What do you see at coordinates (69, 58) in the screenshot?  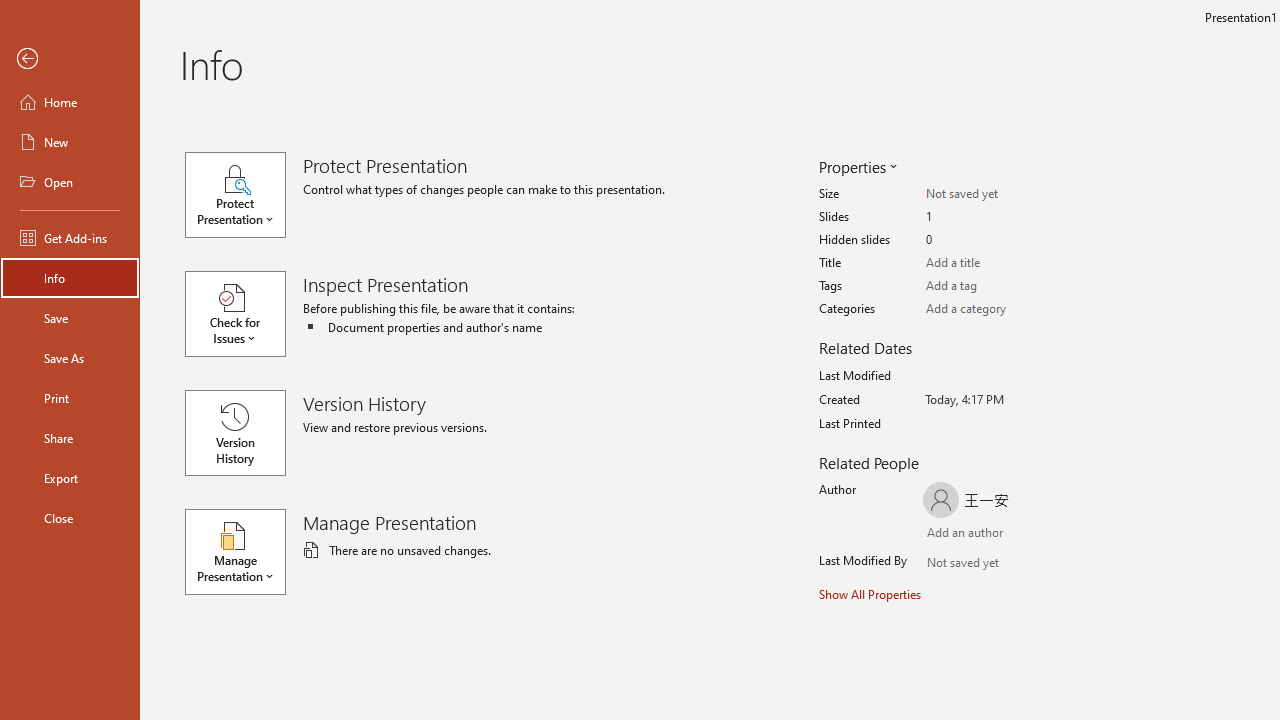 I see `'Back'` at bounding box center [69, 58].